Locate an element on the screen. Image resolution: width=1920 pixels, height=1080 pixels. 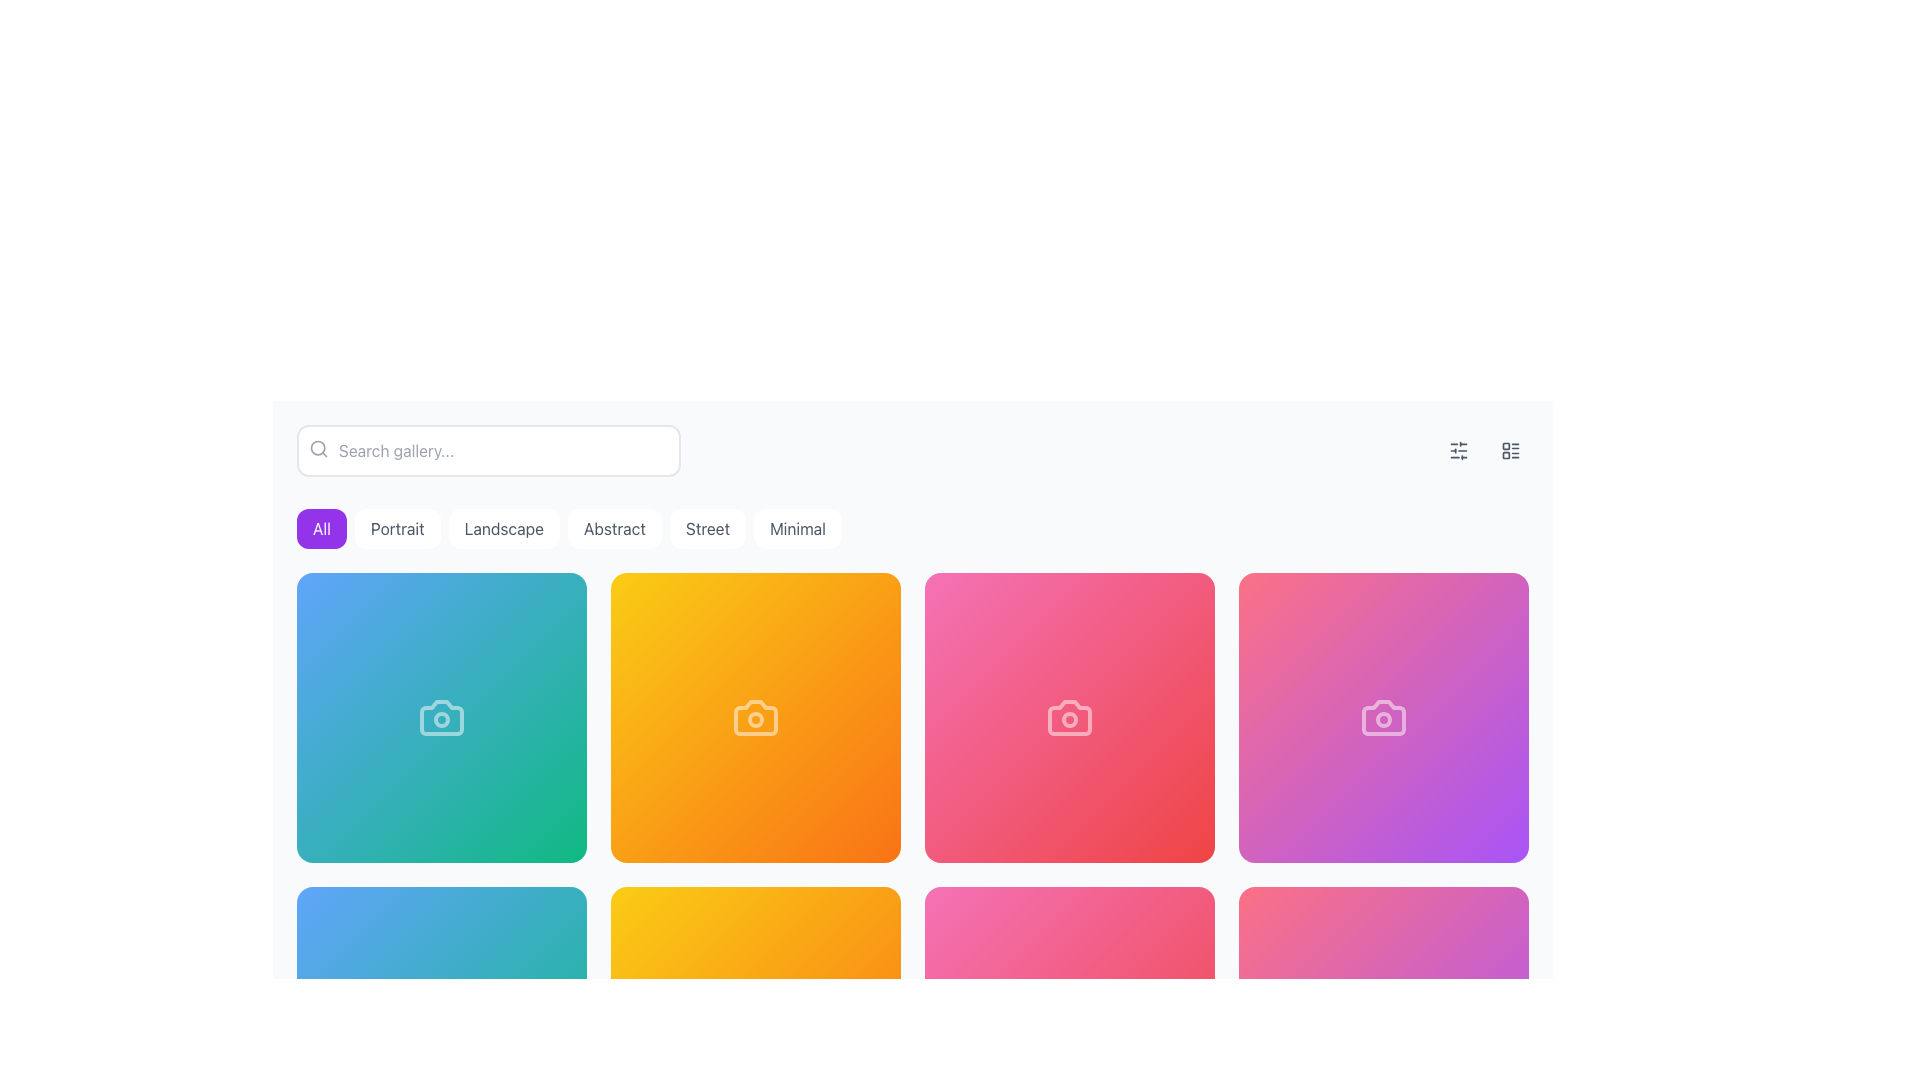
the 'Street' button, which is the fifth button from the left in a group of six category buttons is located at coordinates (708, 527).